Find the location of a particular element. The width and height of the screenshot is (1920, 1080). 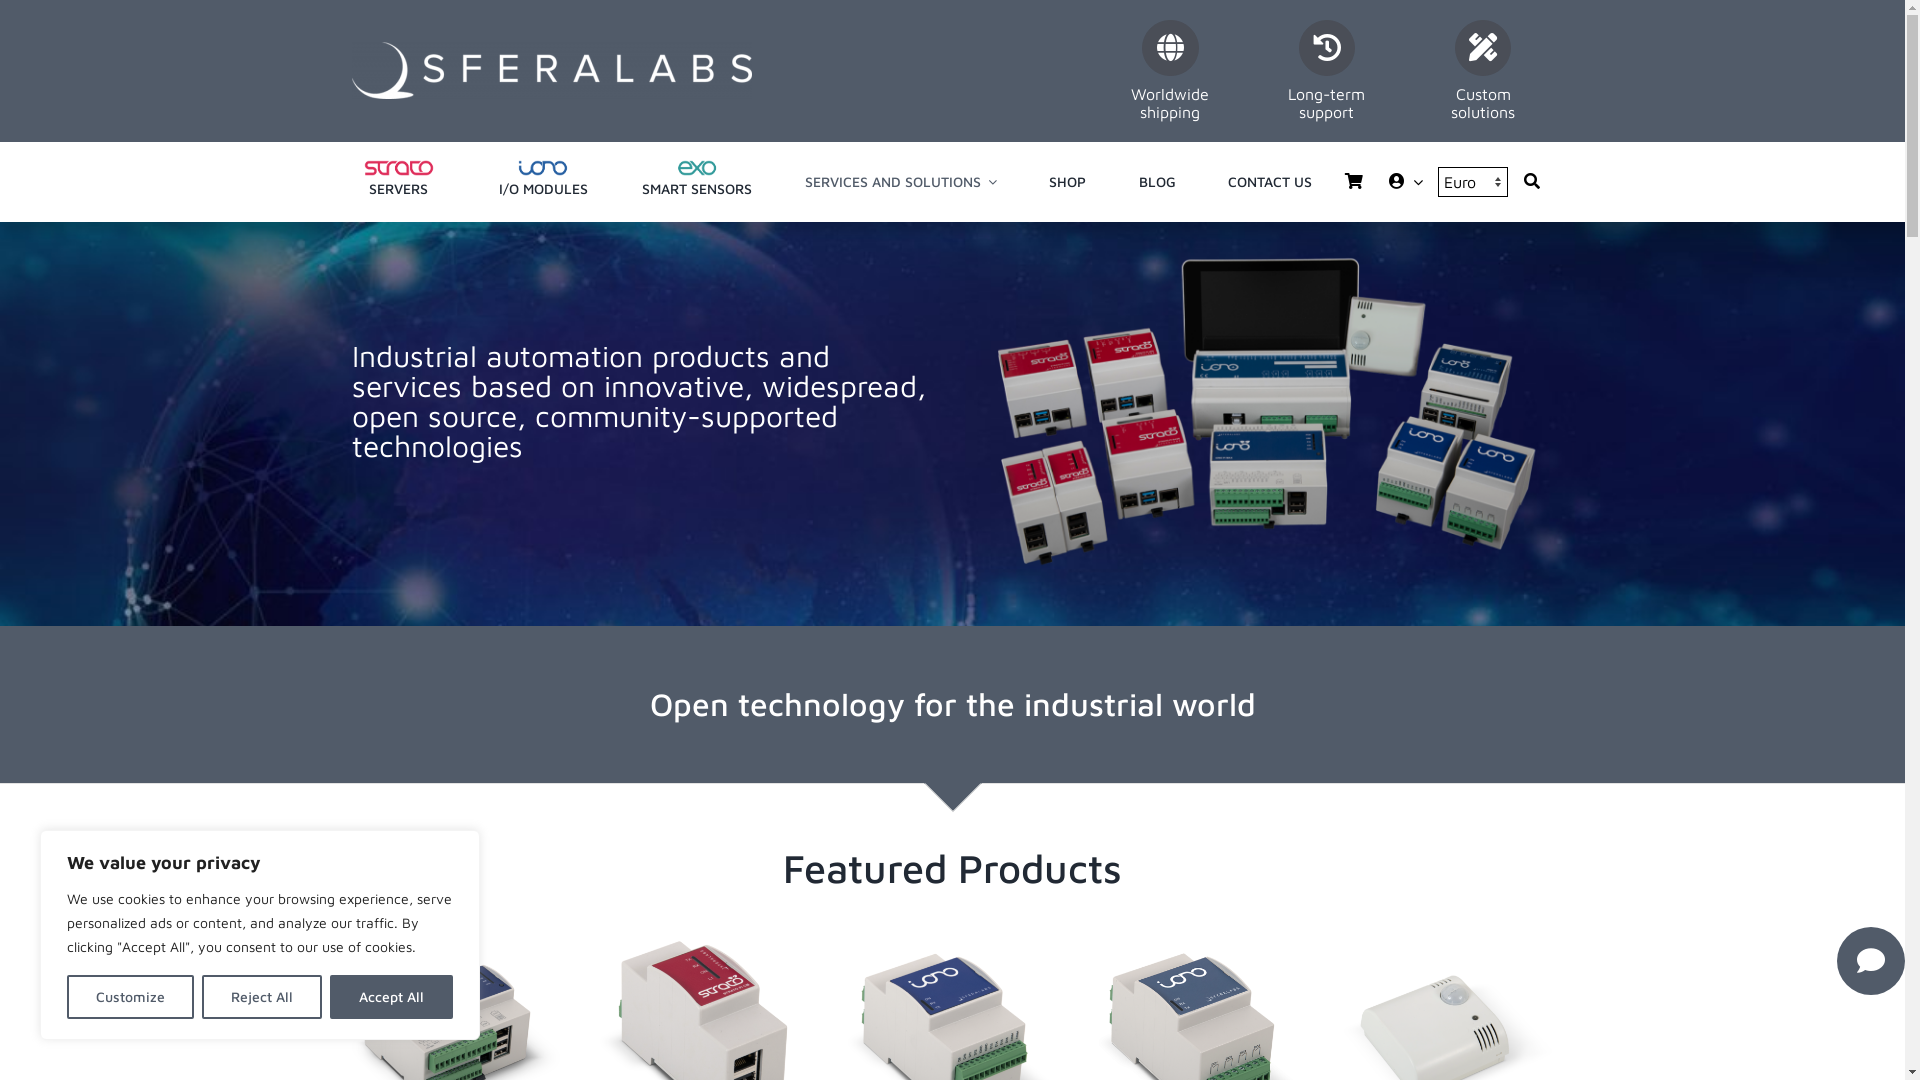

'CONTACT US' is located at coordinates (1269, 181).